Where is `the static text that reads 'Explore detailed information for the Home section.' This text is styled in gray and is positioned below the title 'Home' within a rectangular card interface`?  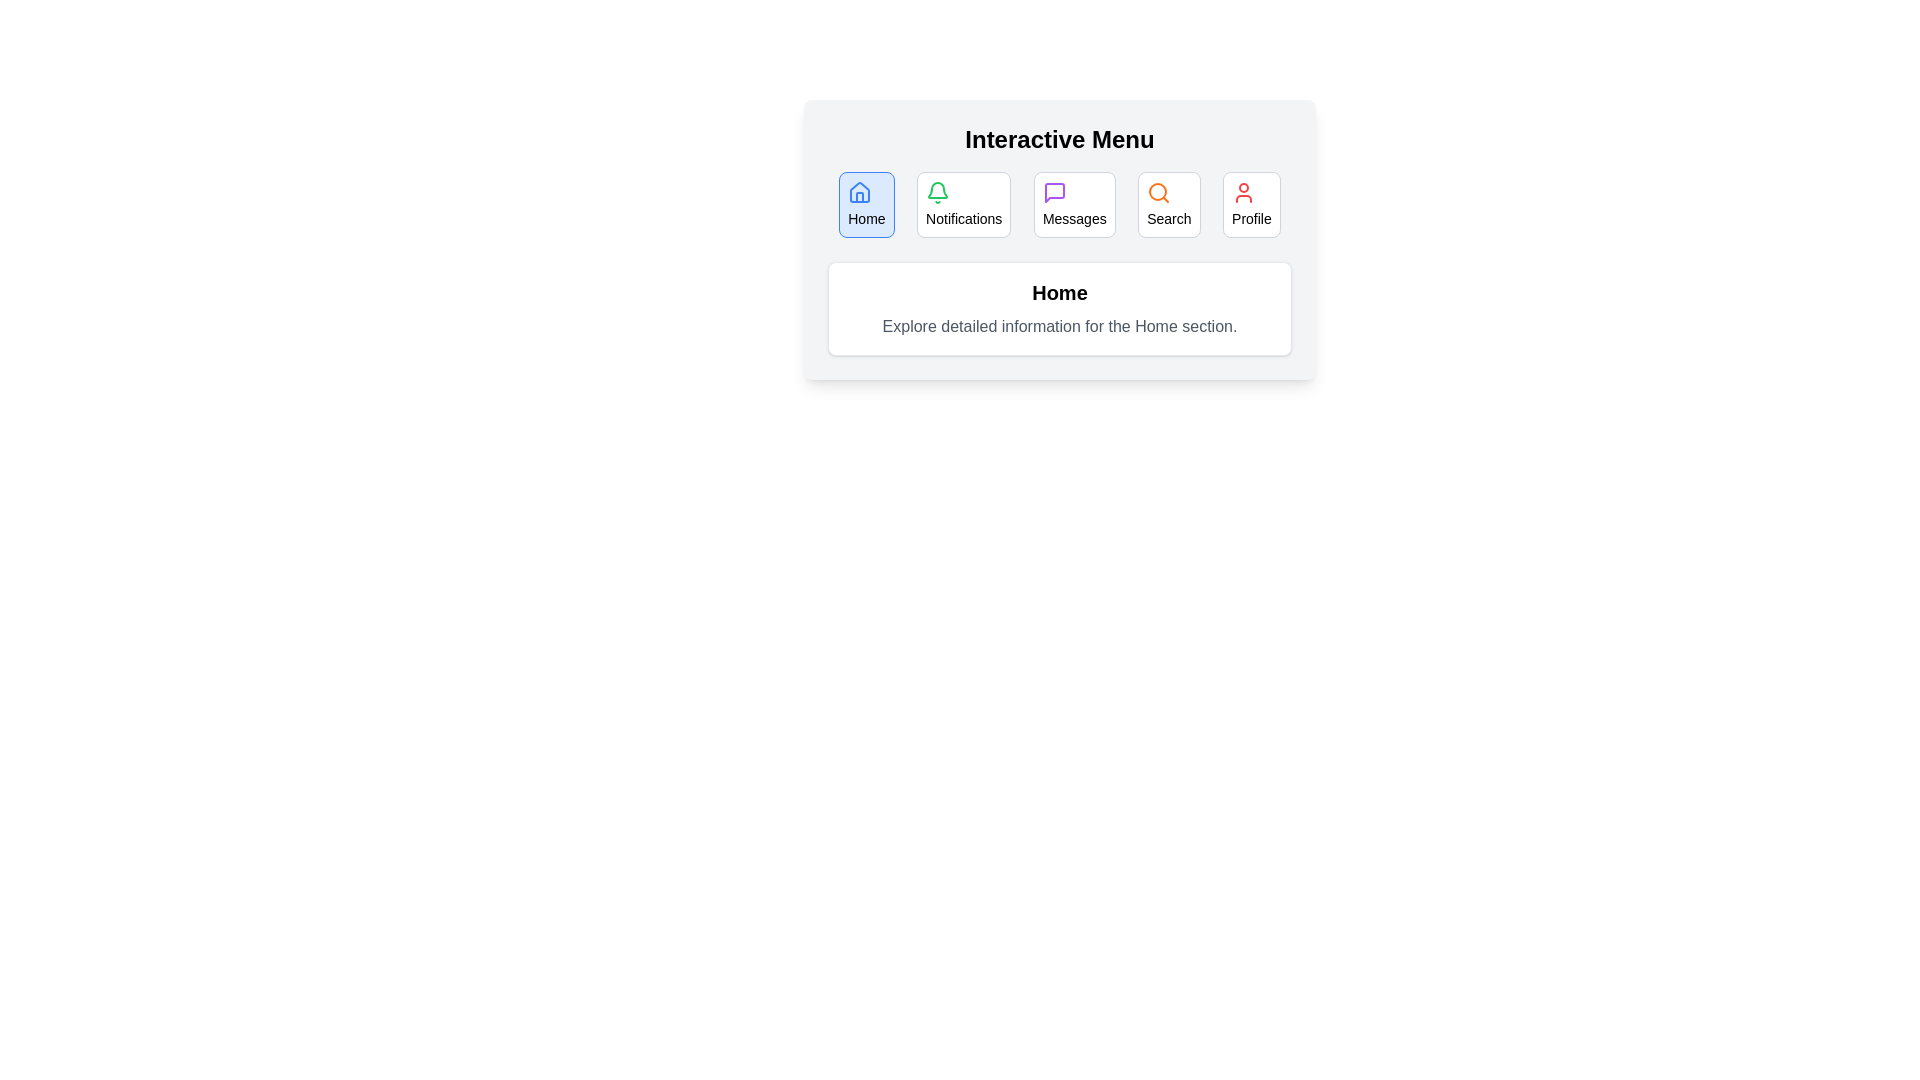
the static text that reads 'Explore detailed information for the Home section.' This text is styled in gray and is positioned below the title 'Home' within a rectangular card interface is located at coordinates (1059, 326).